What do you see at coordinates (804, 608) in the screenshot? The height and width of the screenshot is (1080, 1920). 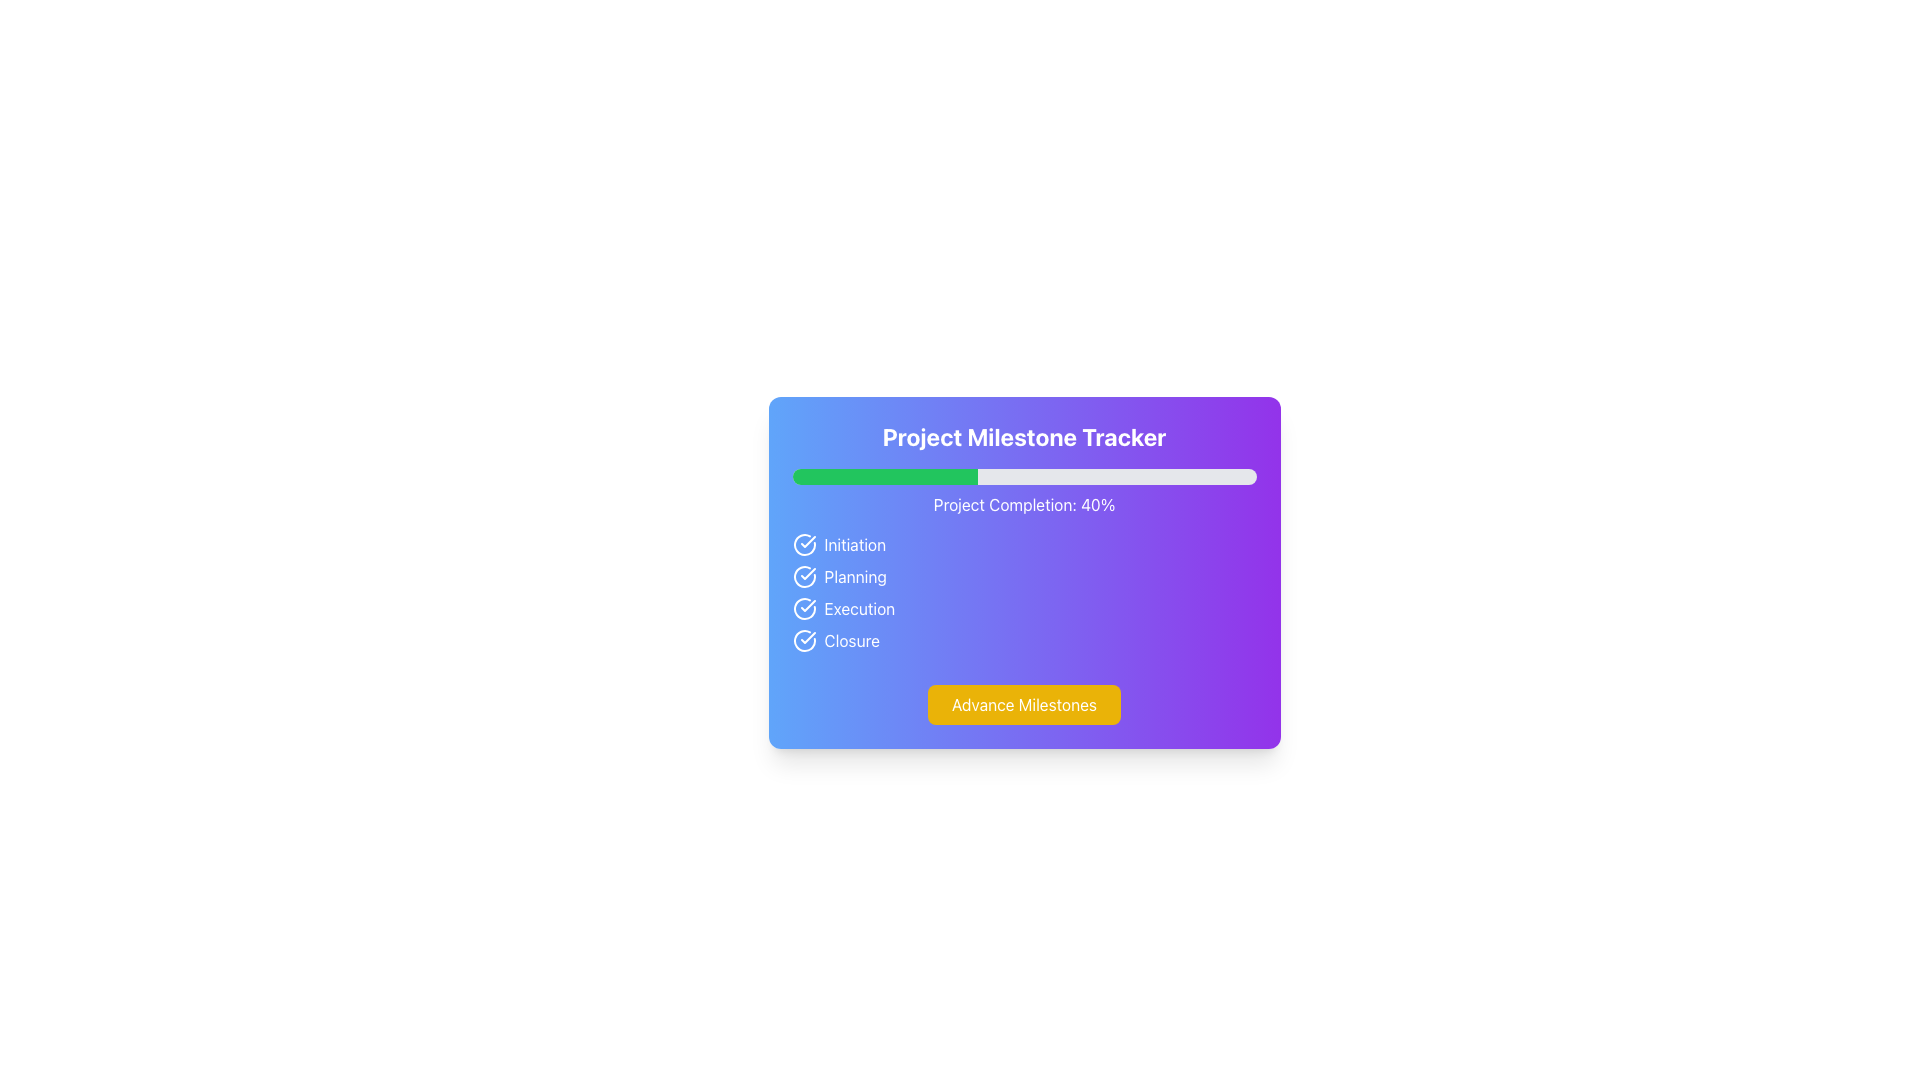 I see `the completion status icon for the 'Execution' milestone, which is the third icon in a vertical sequence of four icons` at bounding box center [804, 608].